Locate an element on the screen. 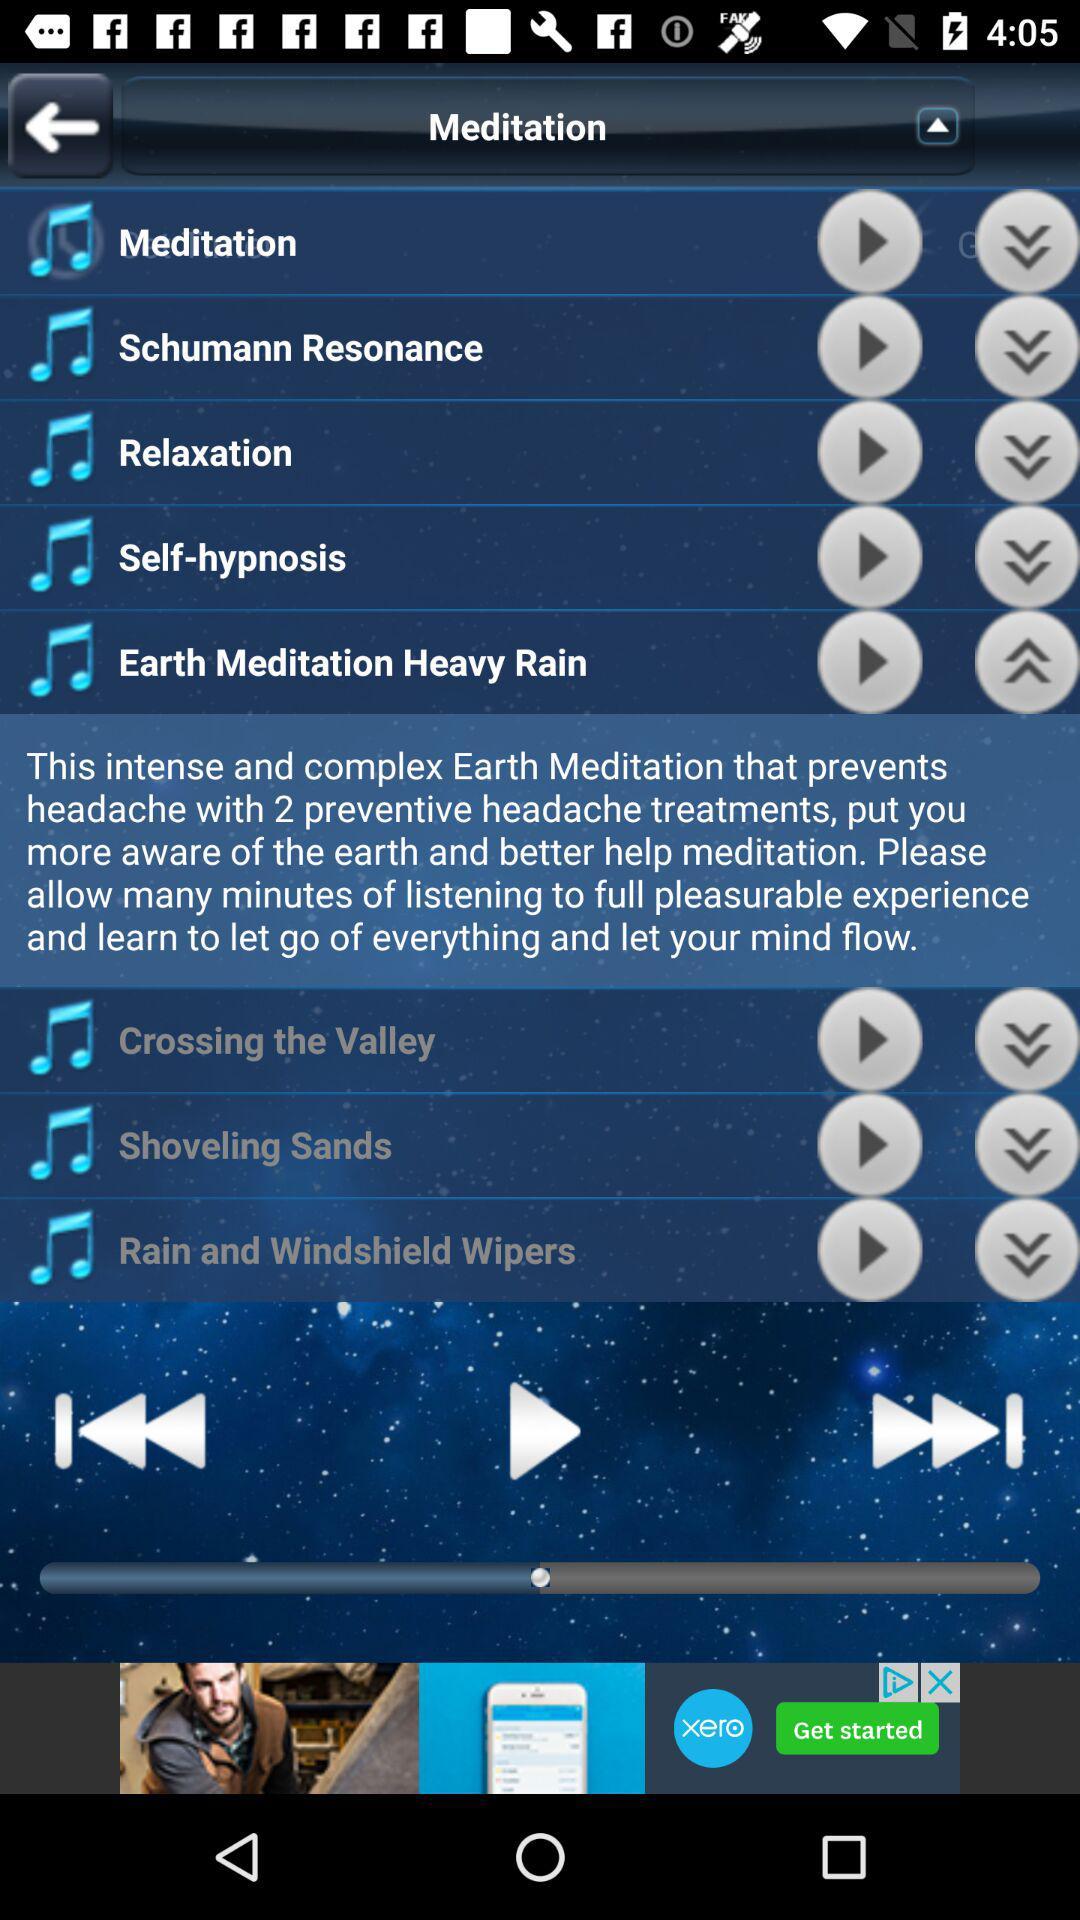 The height and width of the screenshot is (1920, 1080). next is located at coordinates (947, 1429).